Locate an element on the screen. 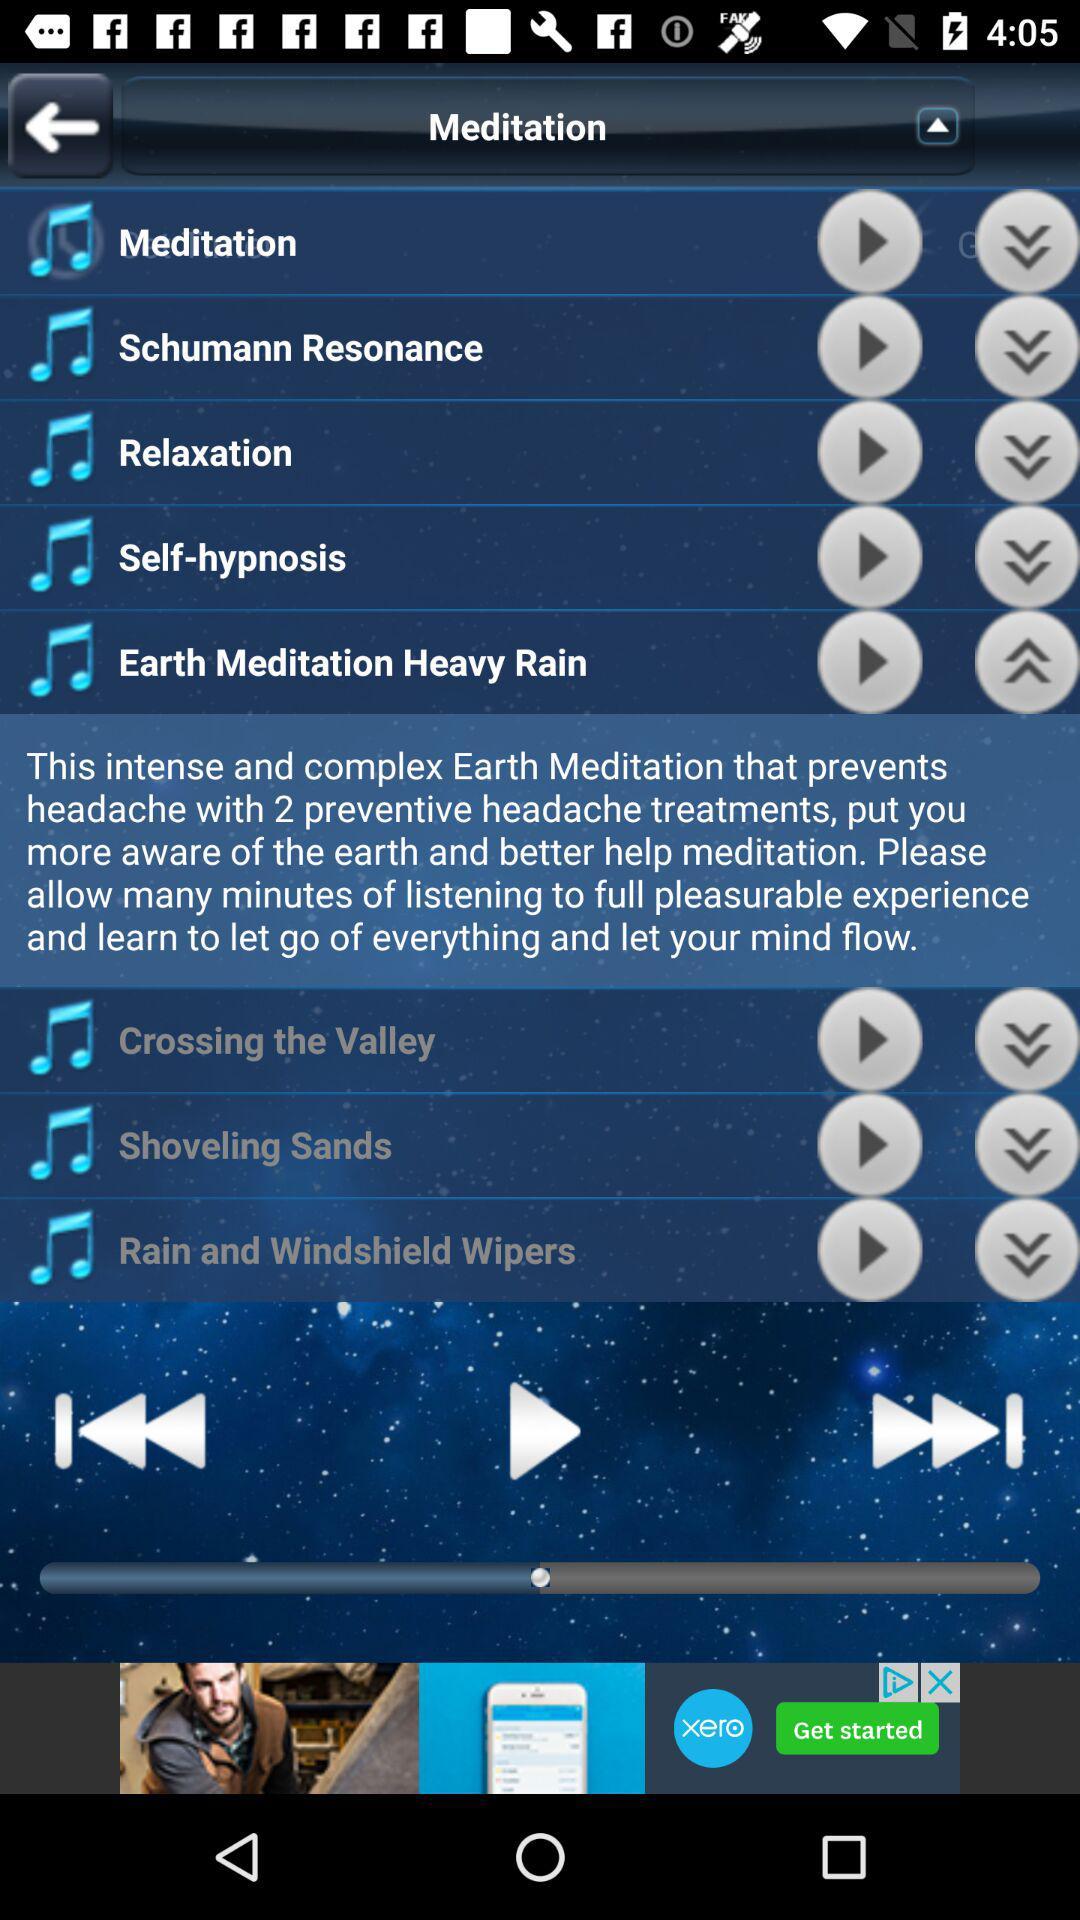 The height and width of the screenshot is (1920, 1080). next is located at coordinates (947, 1429).